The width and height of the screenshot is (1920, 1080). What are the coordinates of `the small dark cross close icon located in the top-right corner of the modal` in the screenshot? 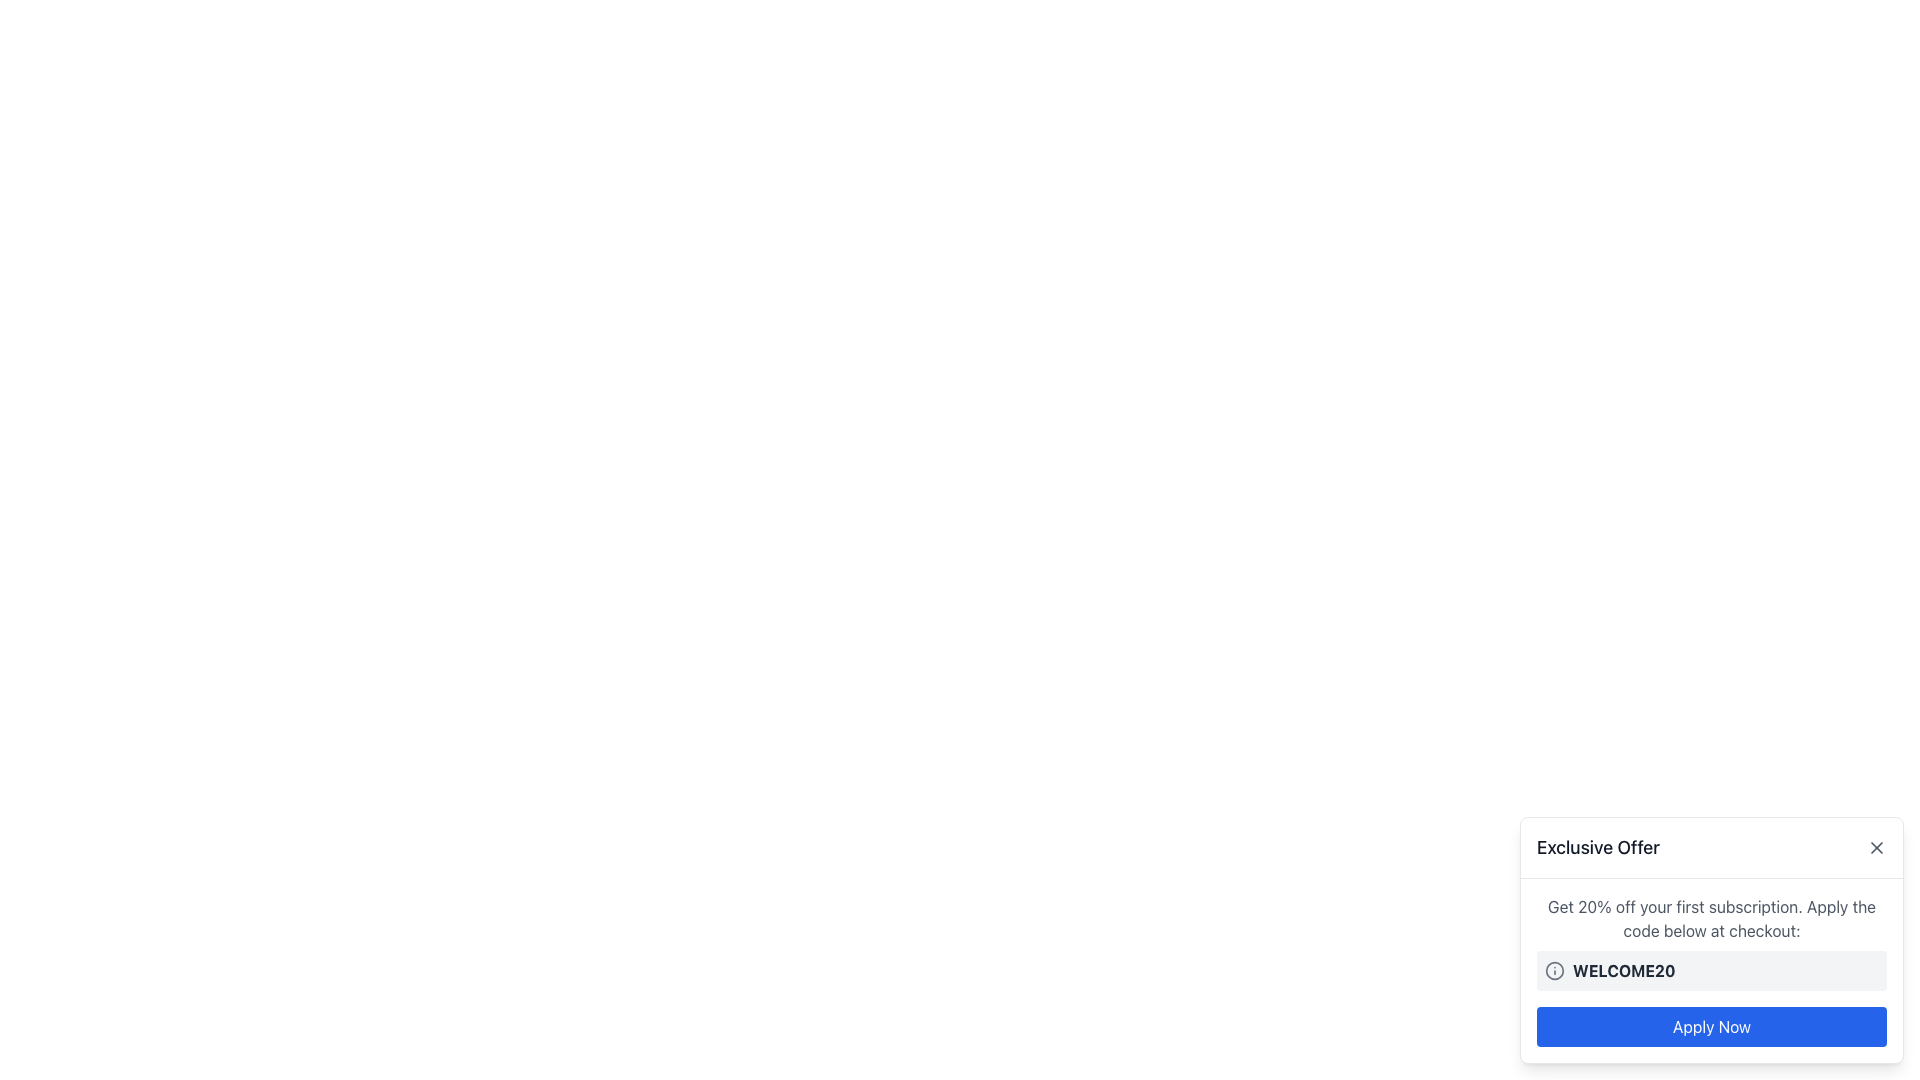 It's located at (1875, 848).